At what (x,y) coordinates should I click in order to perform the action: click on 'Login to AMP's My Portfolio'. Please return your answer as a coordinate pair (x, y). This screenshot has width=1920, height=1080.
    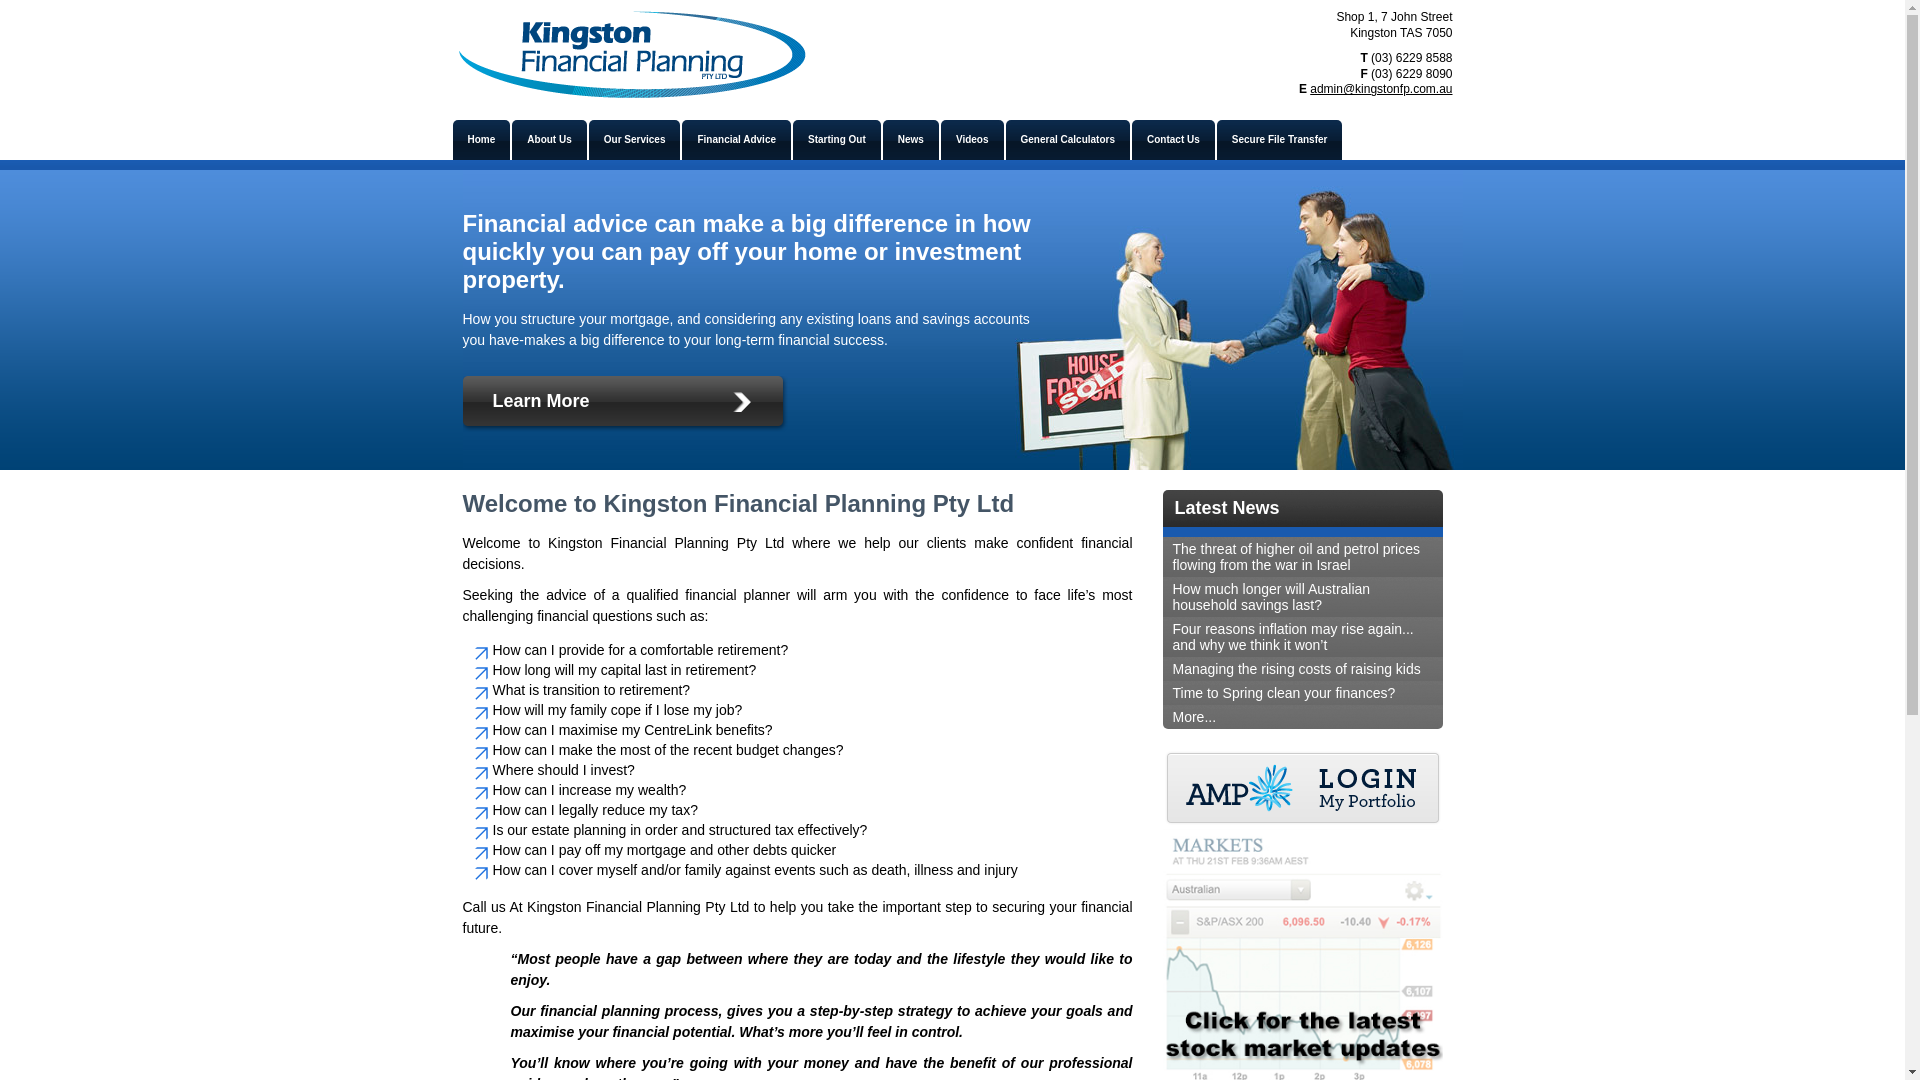
    Looking at the image, I should click on (1301, 788).